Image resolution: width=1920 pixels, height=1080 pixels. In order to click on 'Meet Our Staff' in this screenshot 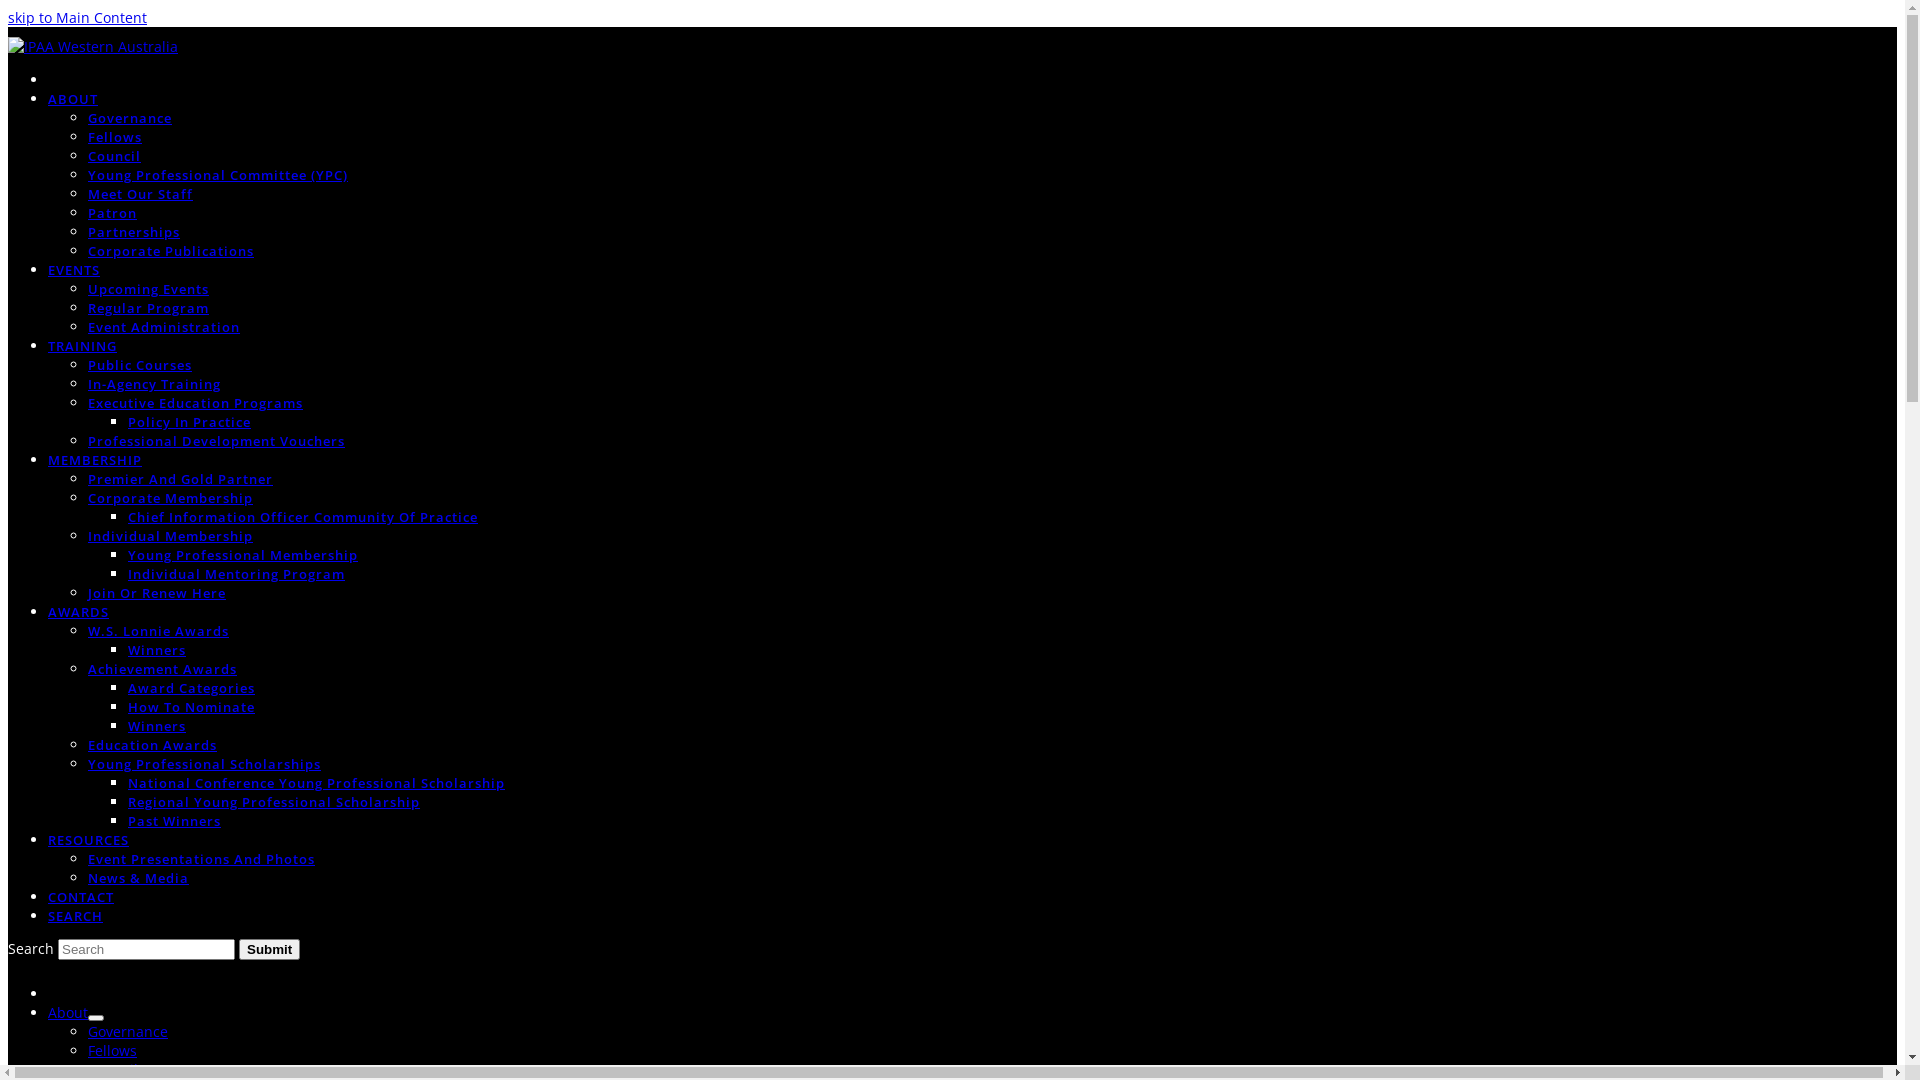, I will do `click(139, 193)`.